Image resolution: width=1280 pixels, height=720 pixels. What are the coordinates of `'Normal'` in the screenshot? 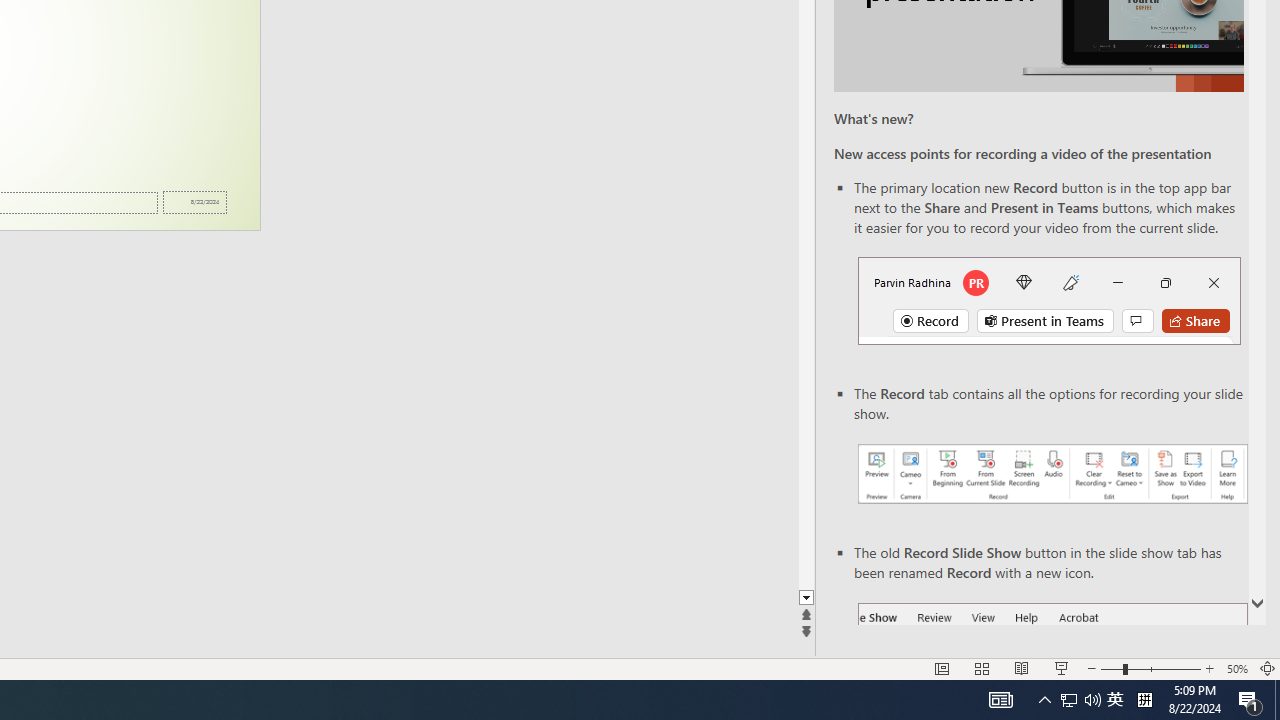 It's located at (941, 669).